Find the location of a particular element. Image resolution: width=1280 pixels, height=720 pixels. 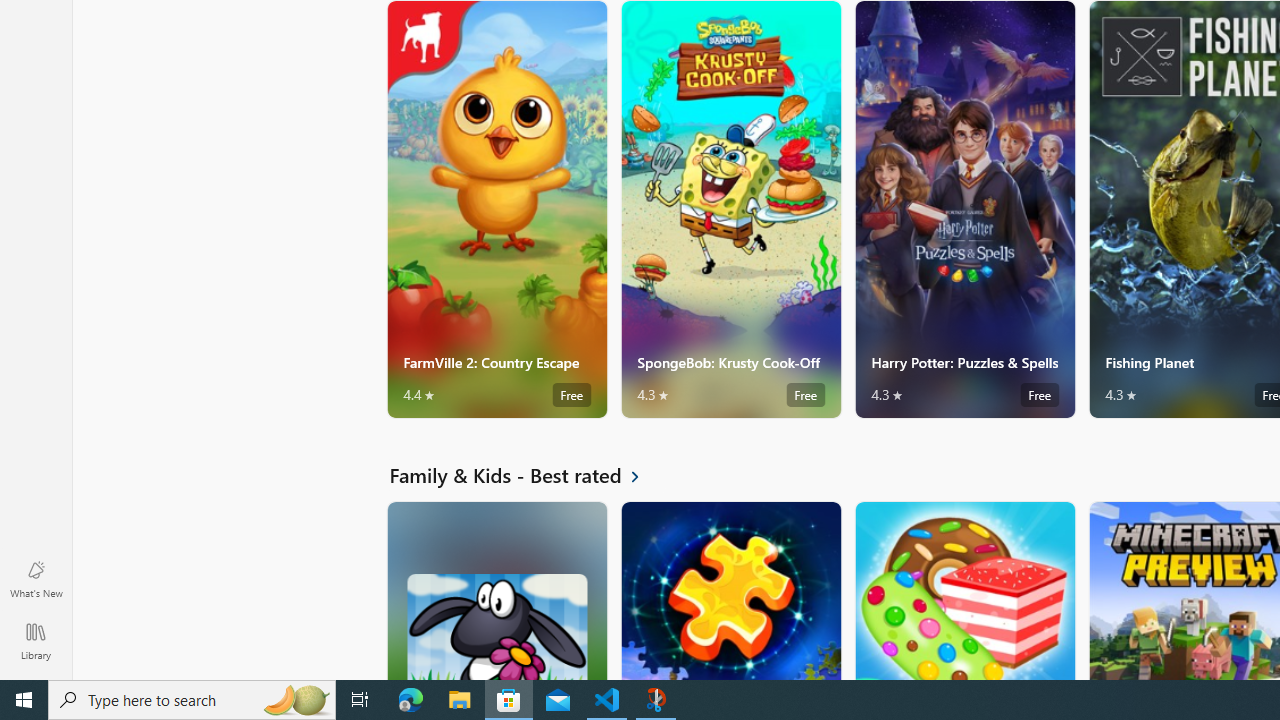

'Library' is located at coordinates (35, 640).